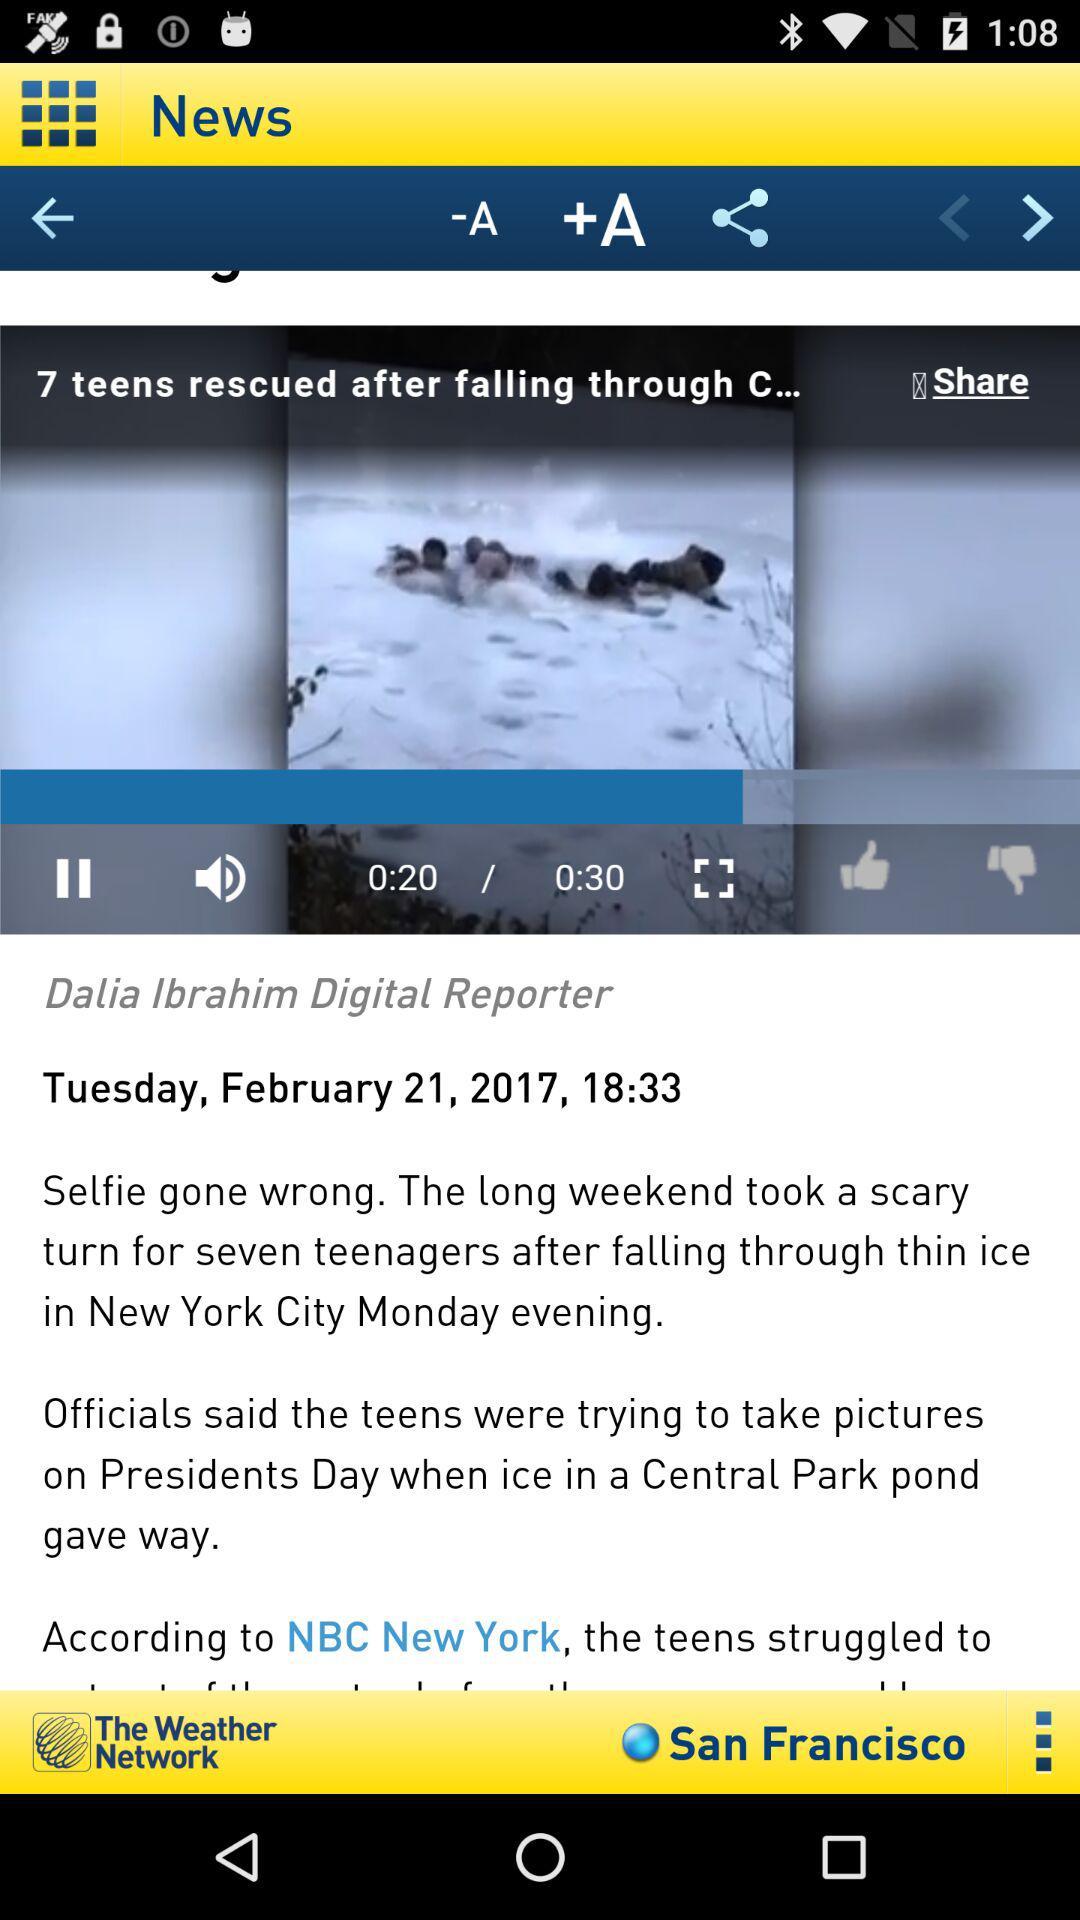  I want to click on the left arrow at the top left, so click(52, 217).